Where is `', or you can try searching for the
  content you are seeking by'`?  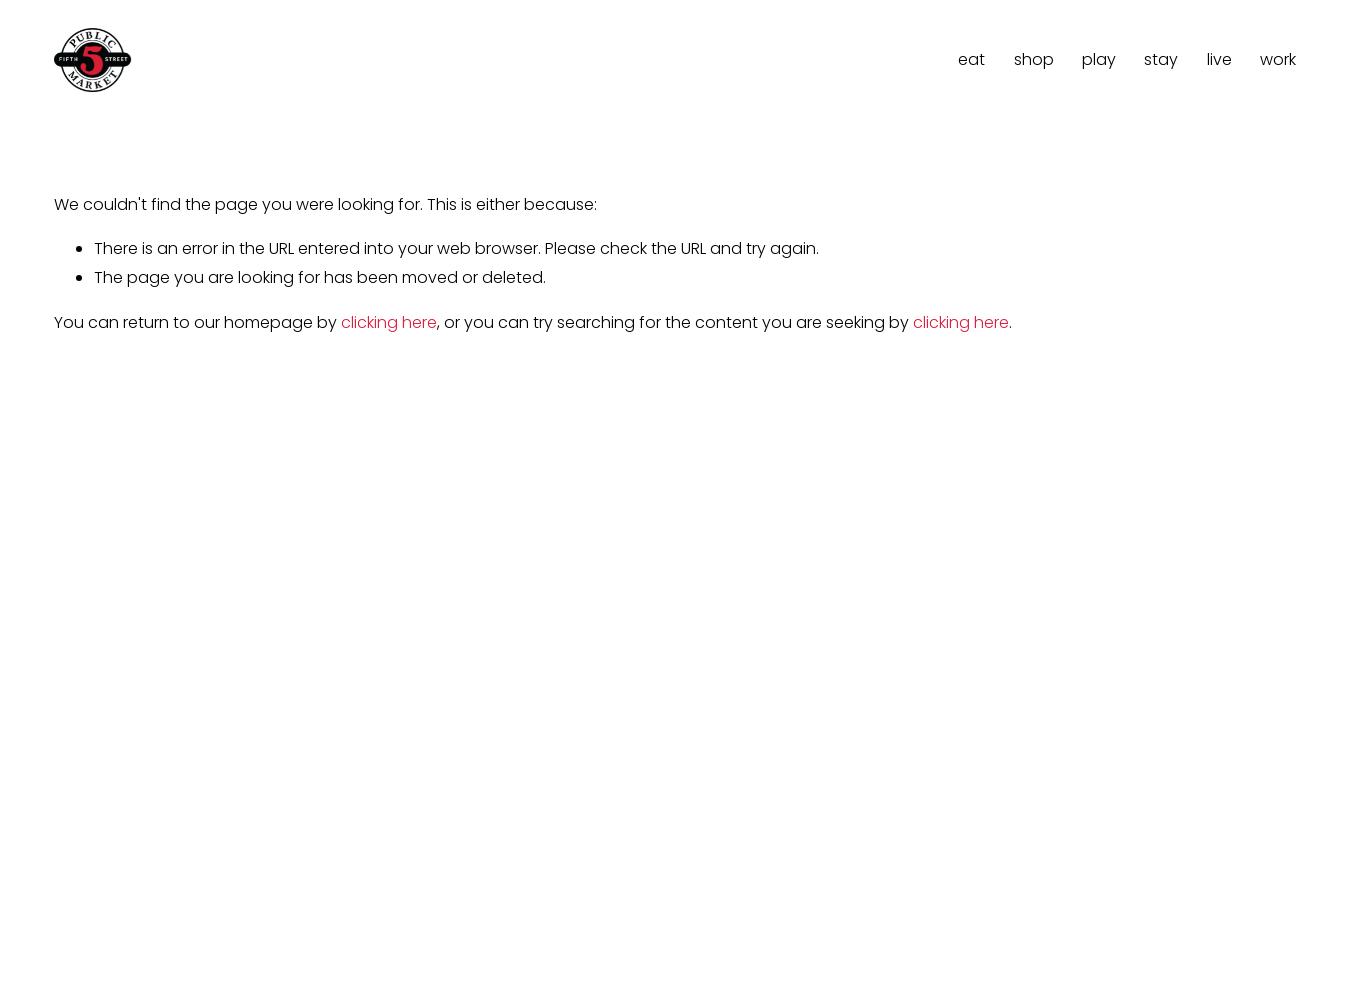 ', or you can try searching for the
  content you are seeking by' is located at coordinates (675, 321).